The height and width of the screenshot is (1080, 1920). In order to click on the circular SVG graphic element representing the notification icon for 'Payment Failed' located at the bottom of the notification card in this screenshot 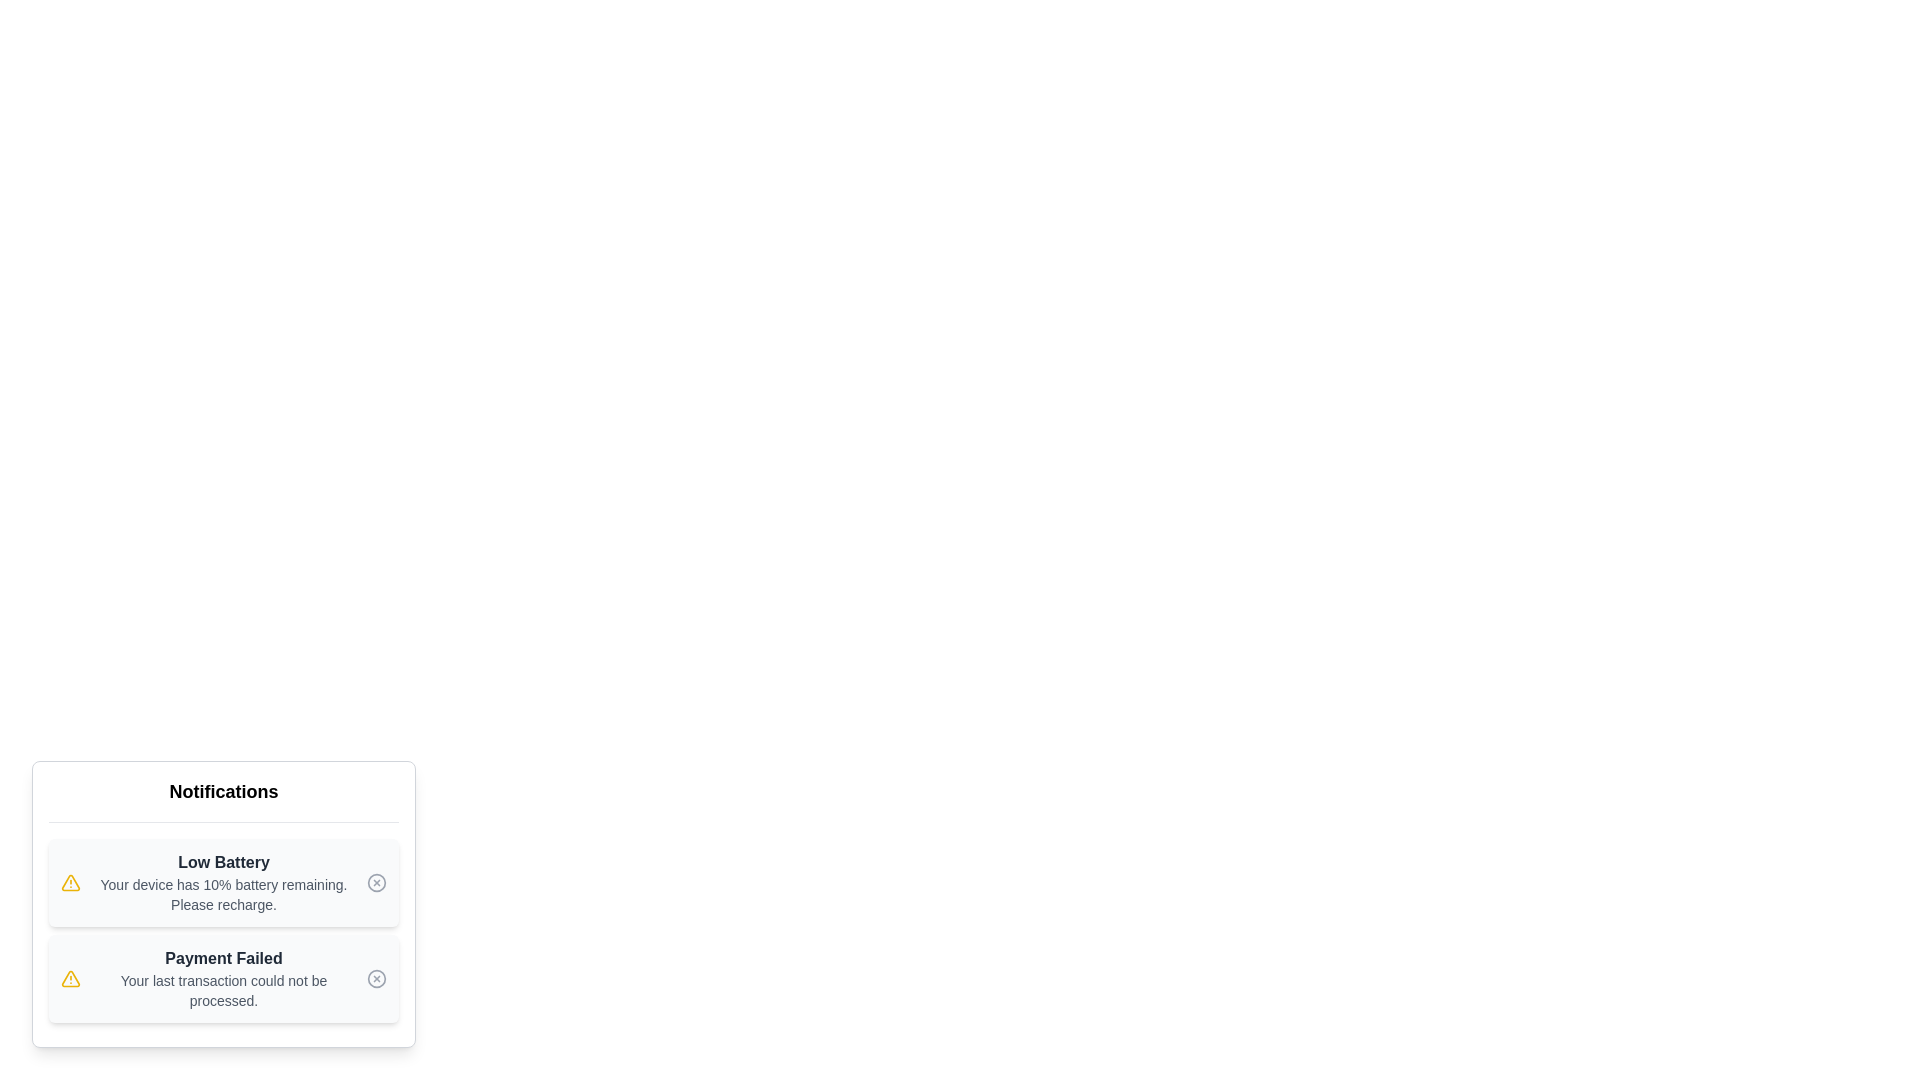, I will do `click(377, 978)`.